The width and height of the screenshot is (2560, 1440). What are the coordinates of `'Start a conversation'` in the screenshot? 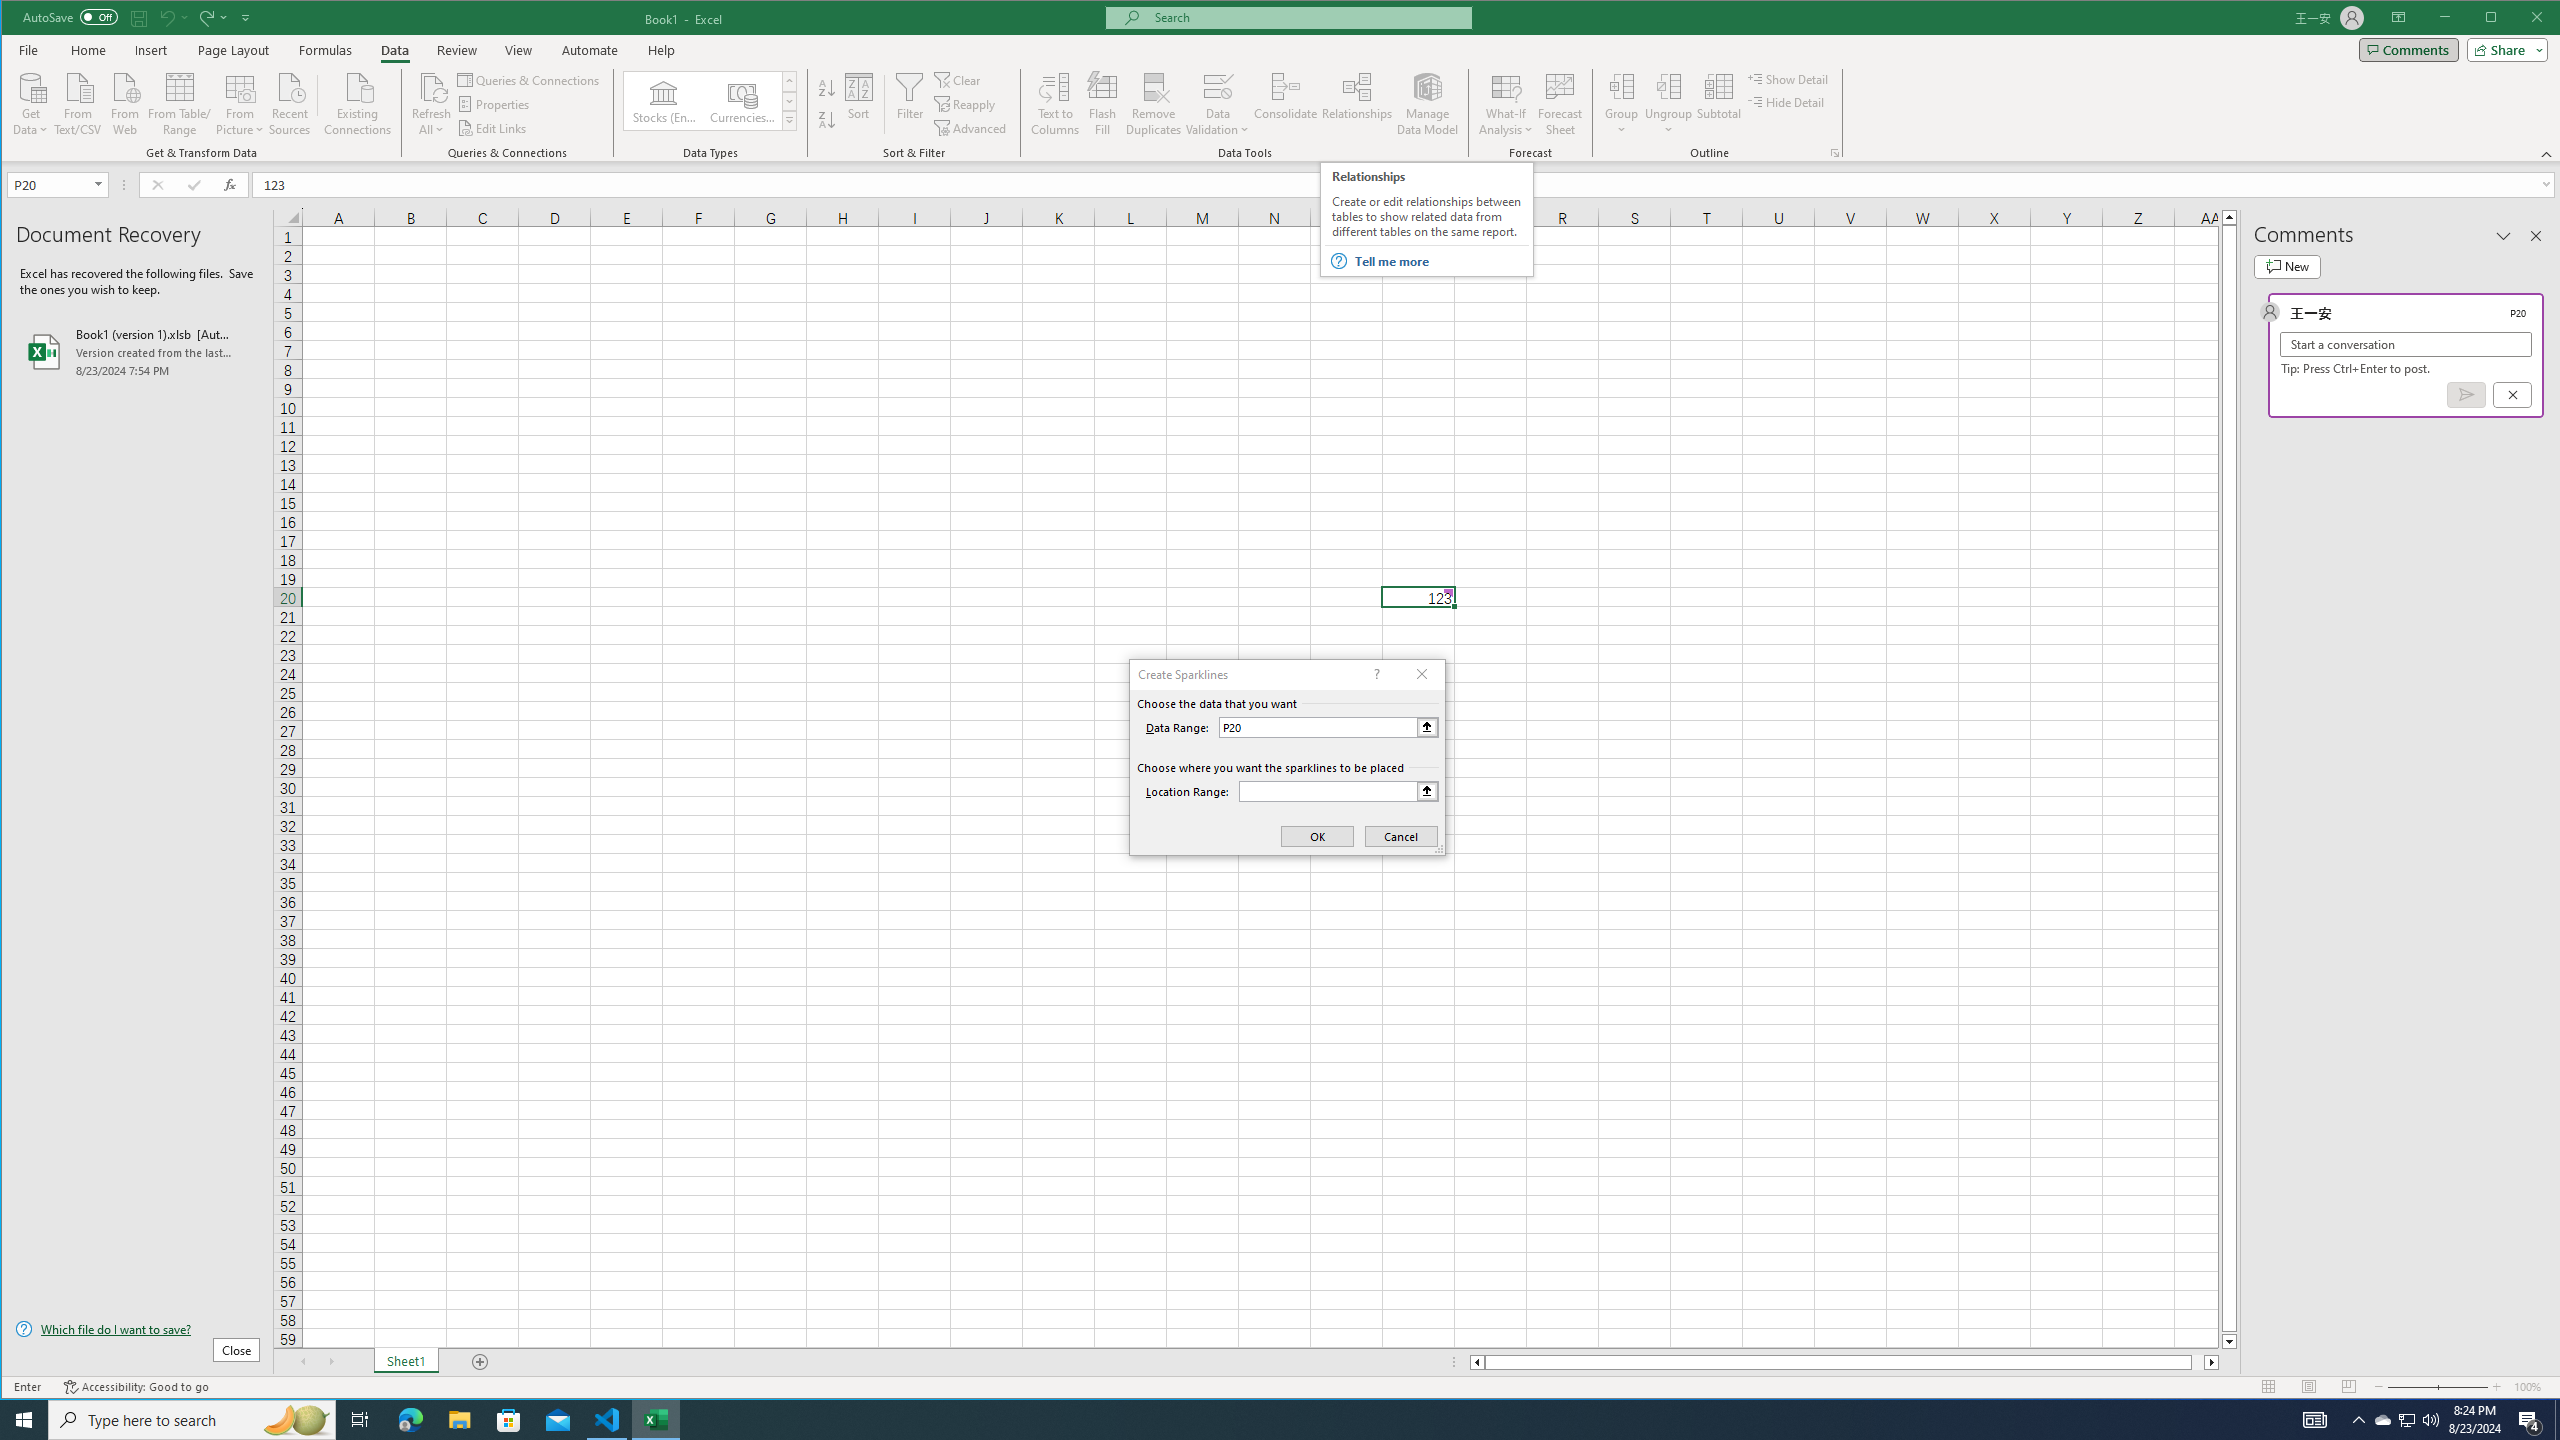 It's located at (2405, 344).